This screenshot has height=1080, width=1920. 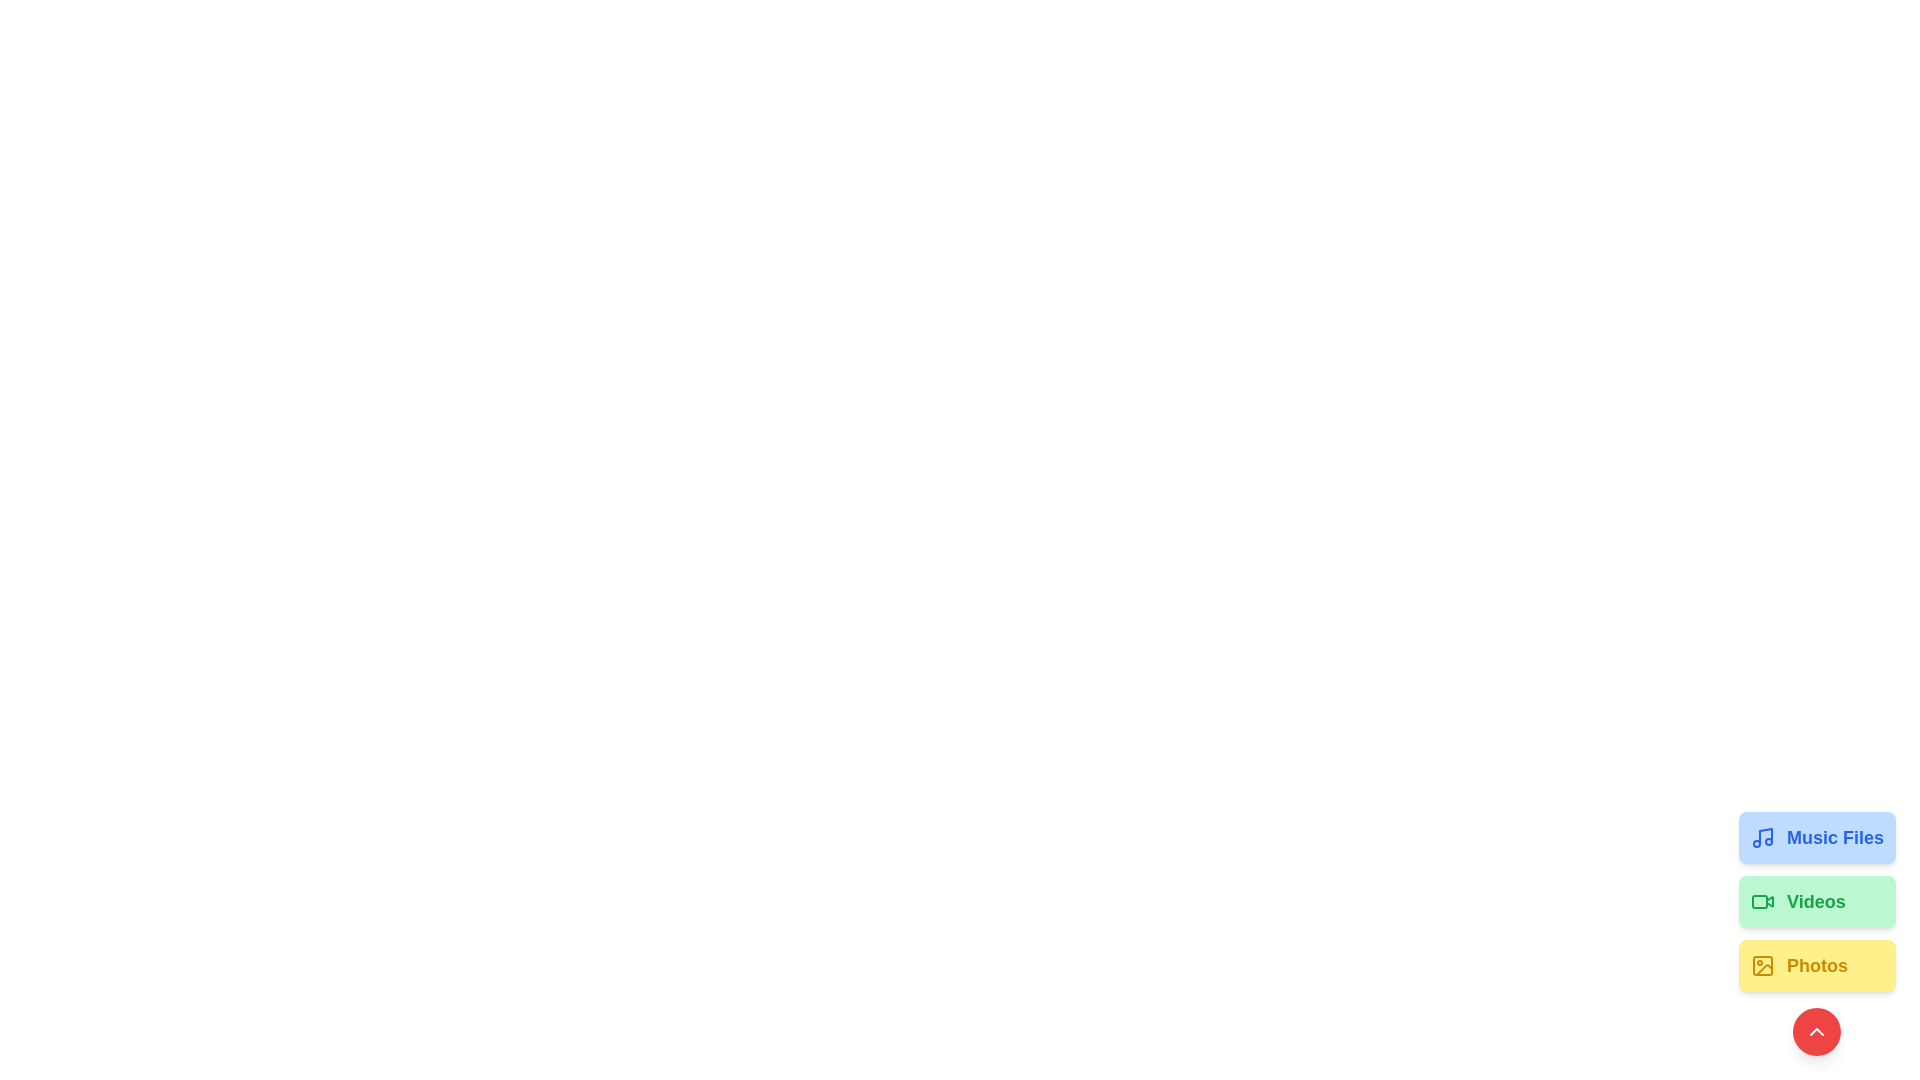 What do you see at coordinates (1817, 837) in the screenshot?
I see `the 'Music Files' button` at bounding box center [1817, 837].